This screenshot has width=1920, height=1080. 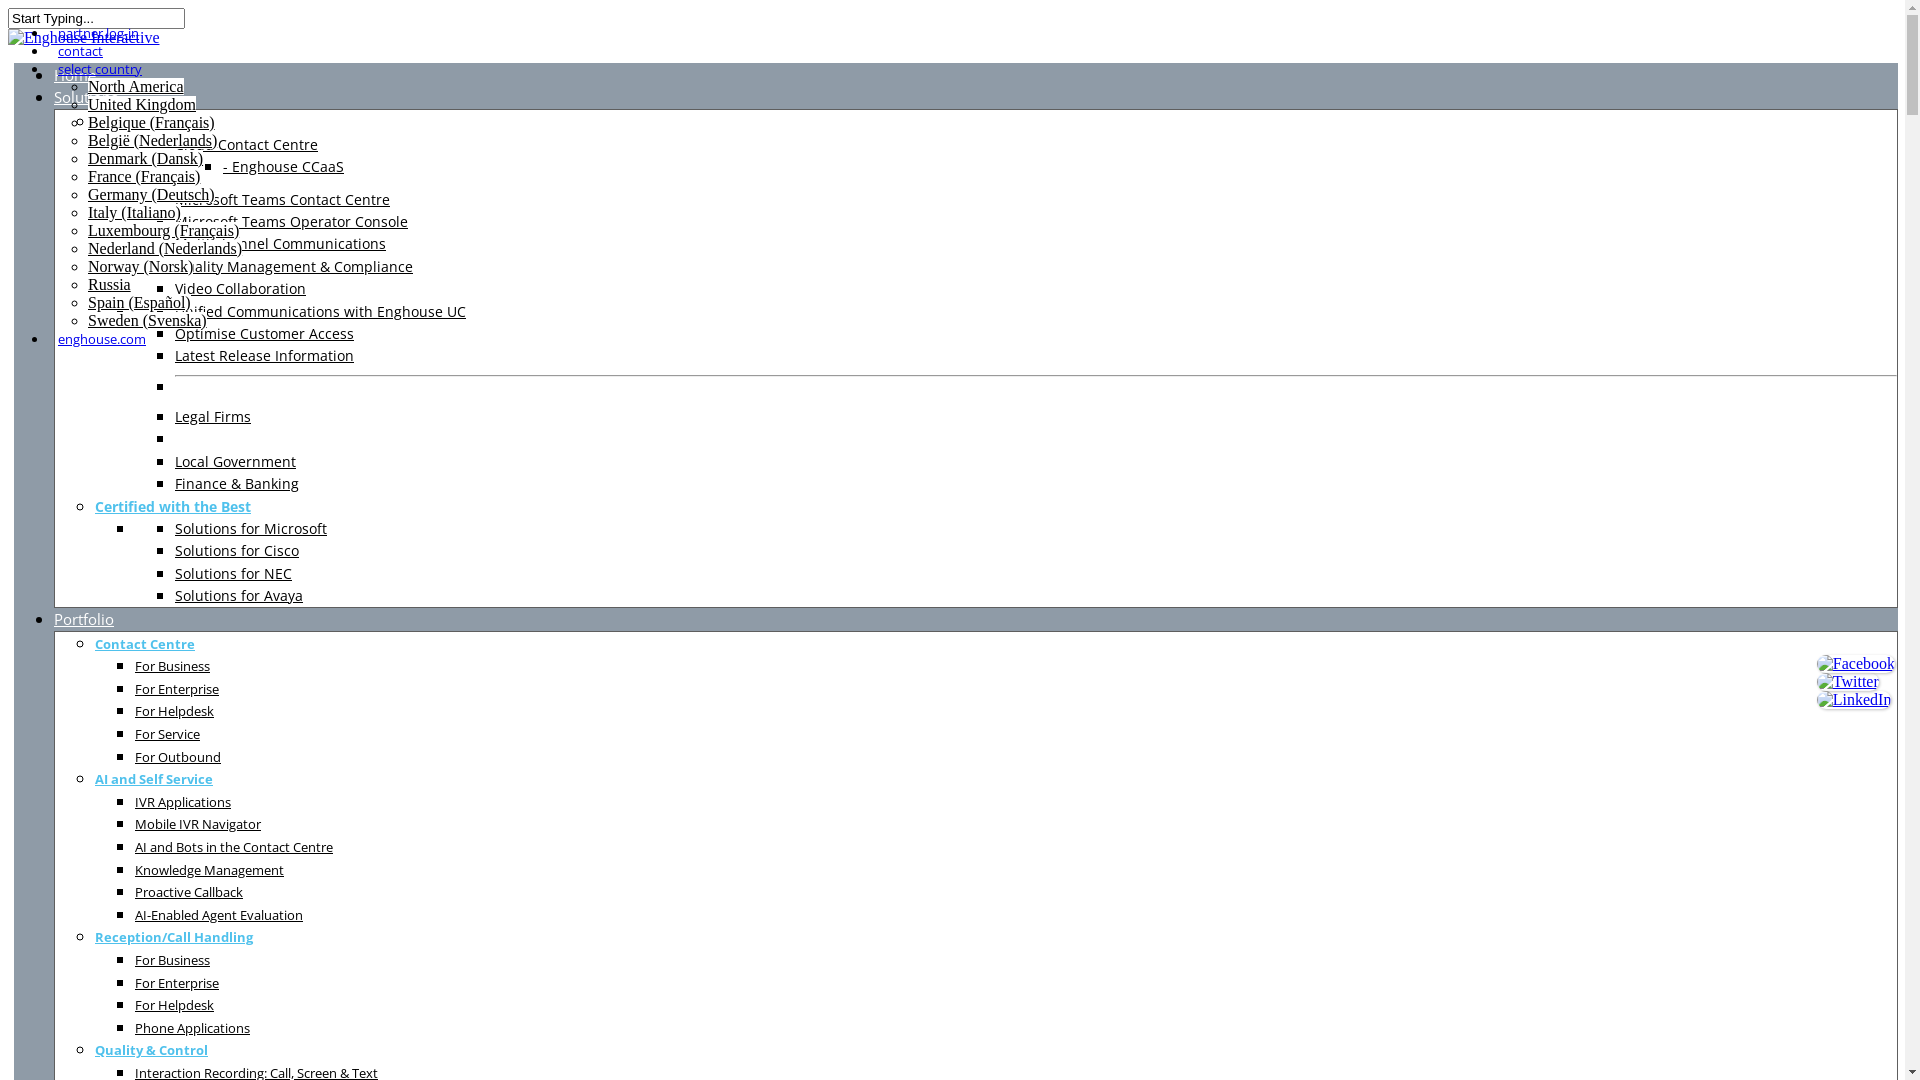 I want to click on 'Mobile IVR Navigator', so click(x=133, y=823).